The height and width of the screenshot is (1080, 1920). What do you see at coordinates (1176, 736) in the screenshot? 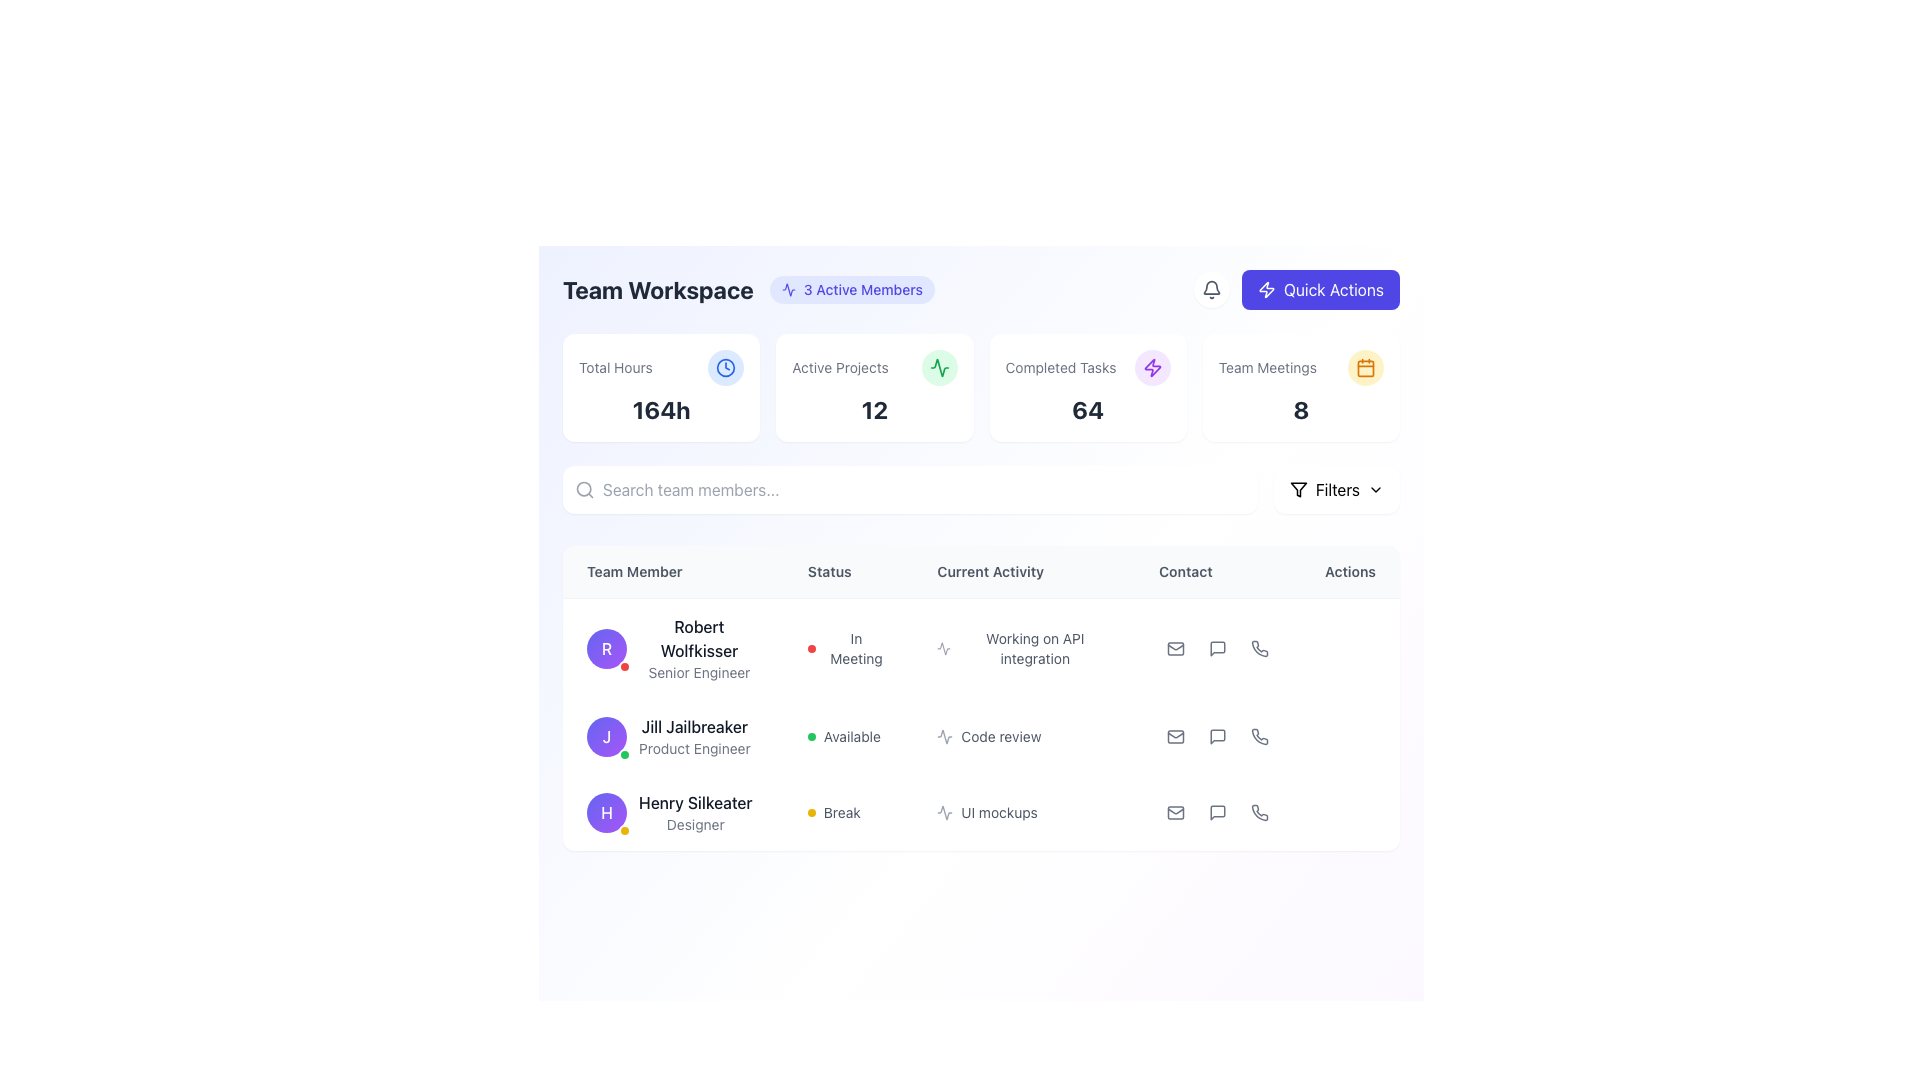
I see `the mail icon in the Actions column for 'Jill Jailbreaker'` at bounding box center [1176, 736].